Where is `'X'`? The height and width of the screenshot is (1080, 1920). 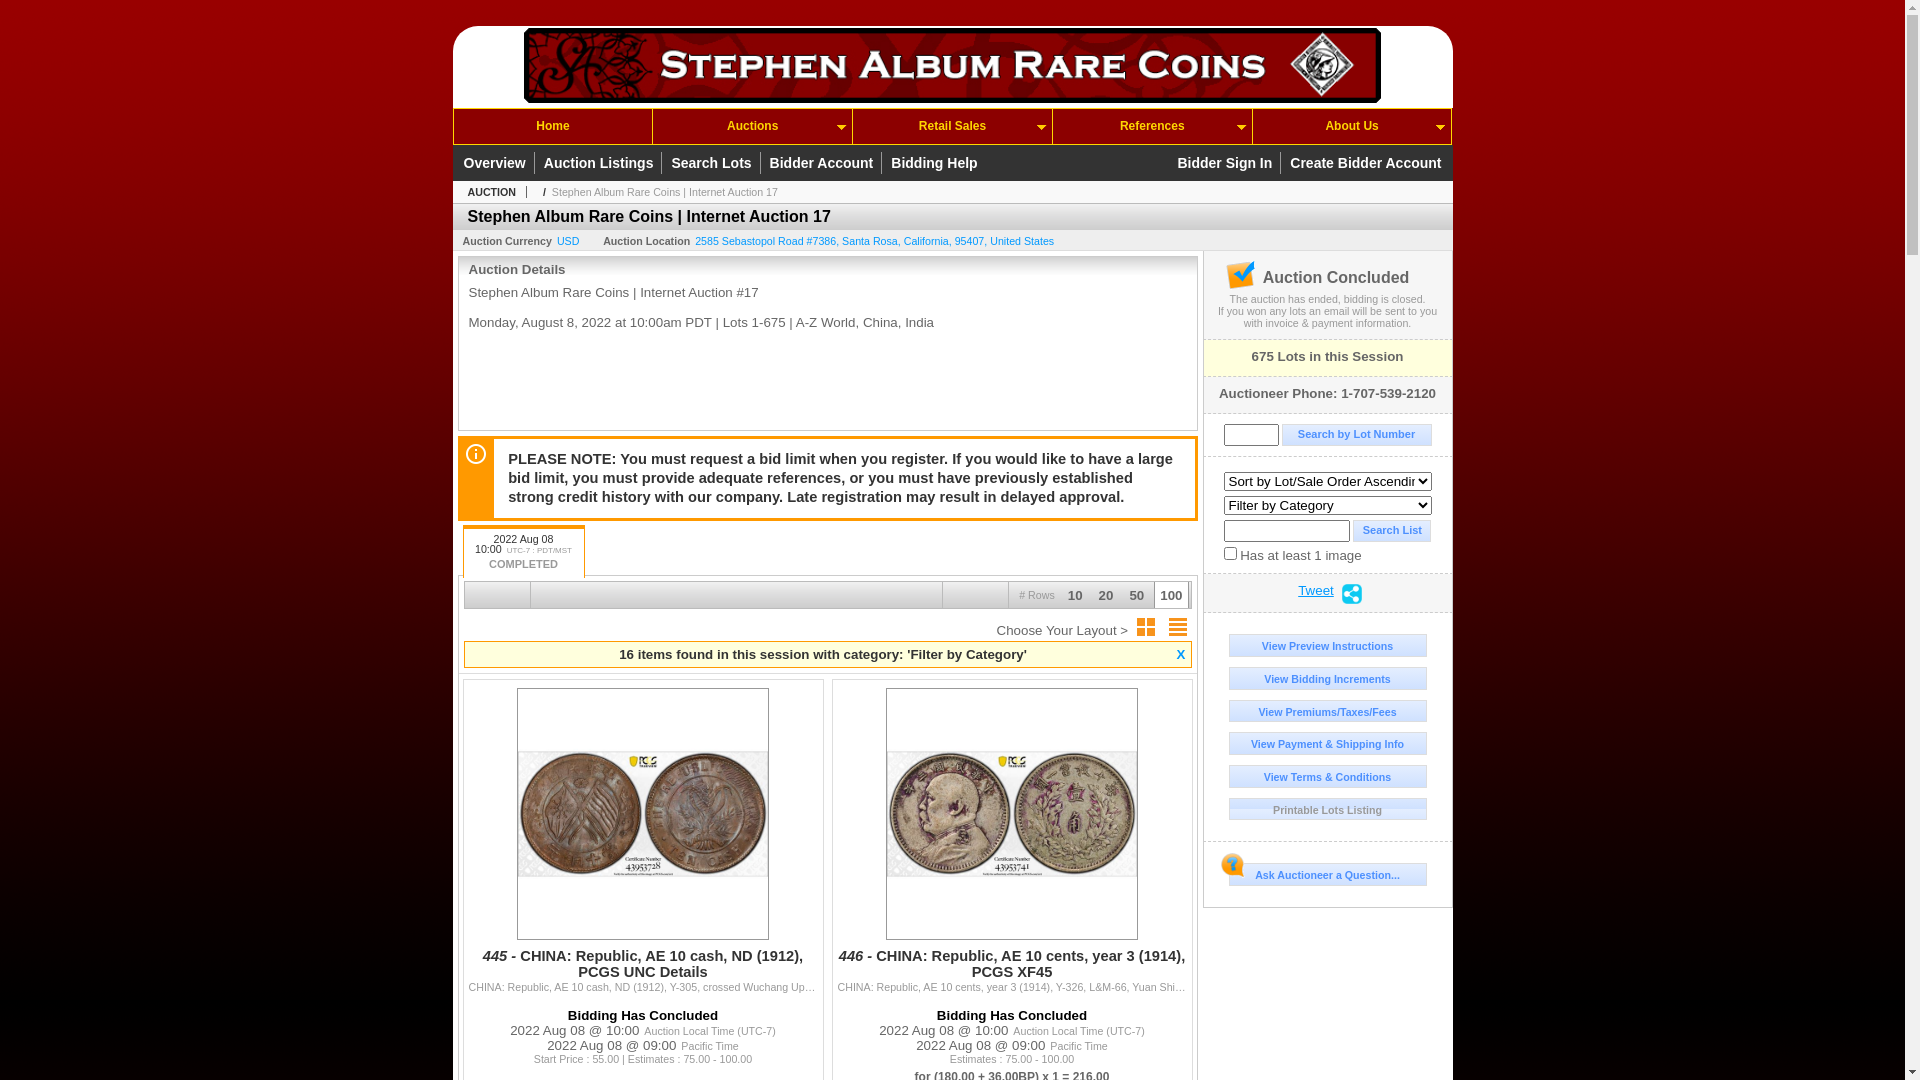
'X' is located at coordinates (1181, 654).